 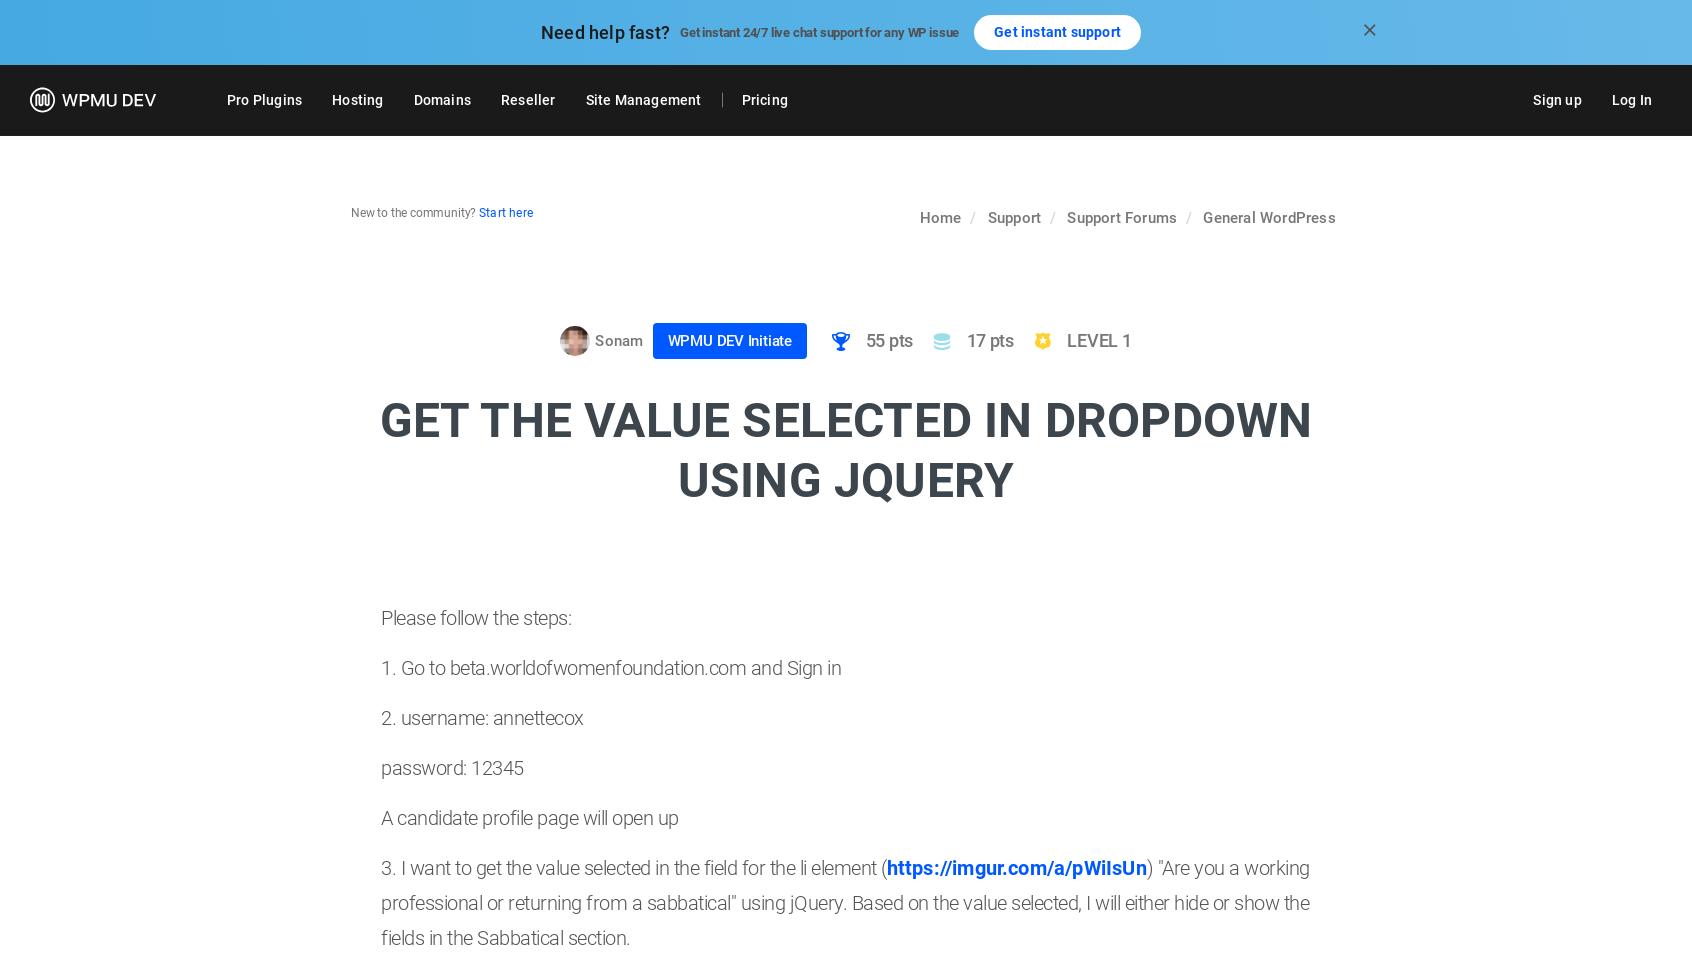 I want to click on 'Home', so click(x=940, y=217).